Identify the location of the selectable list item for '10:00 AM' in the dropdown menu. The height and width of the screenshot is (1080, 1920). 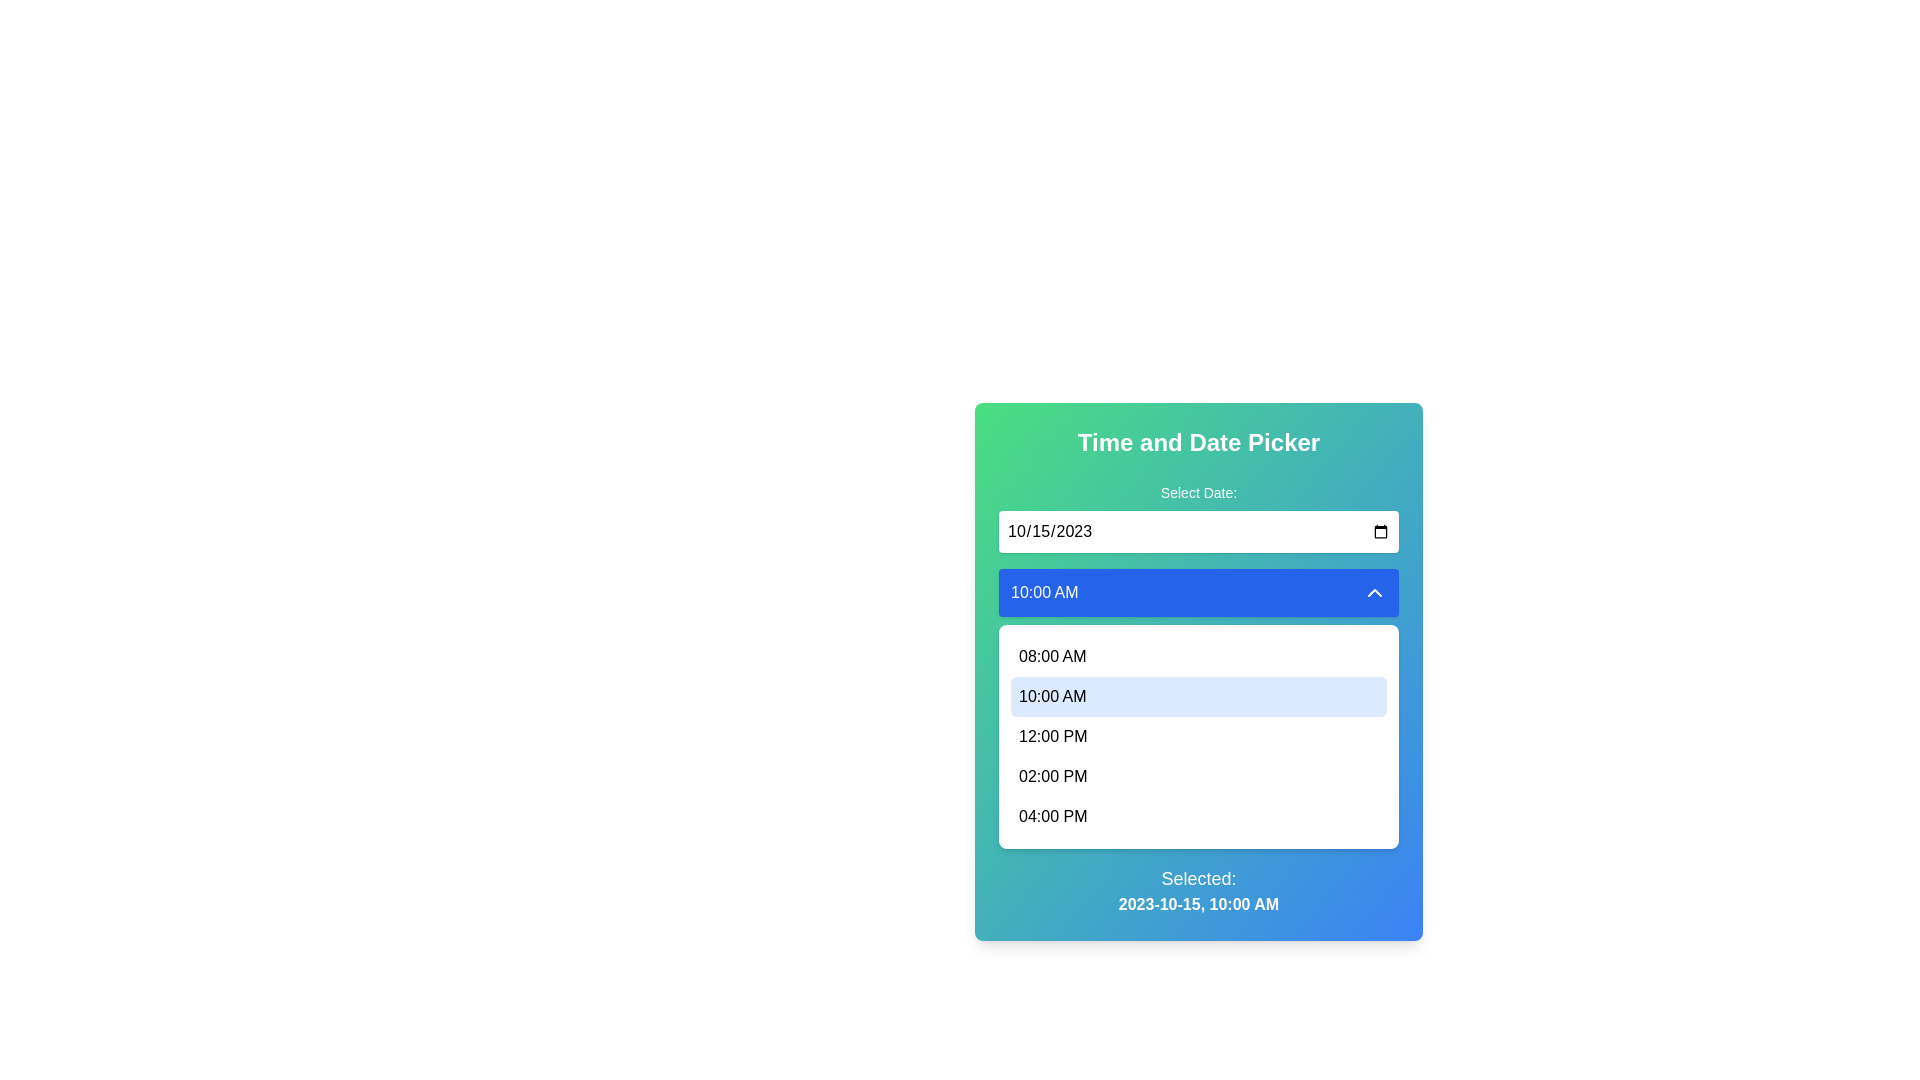
(1199, 696).